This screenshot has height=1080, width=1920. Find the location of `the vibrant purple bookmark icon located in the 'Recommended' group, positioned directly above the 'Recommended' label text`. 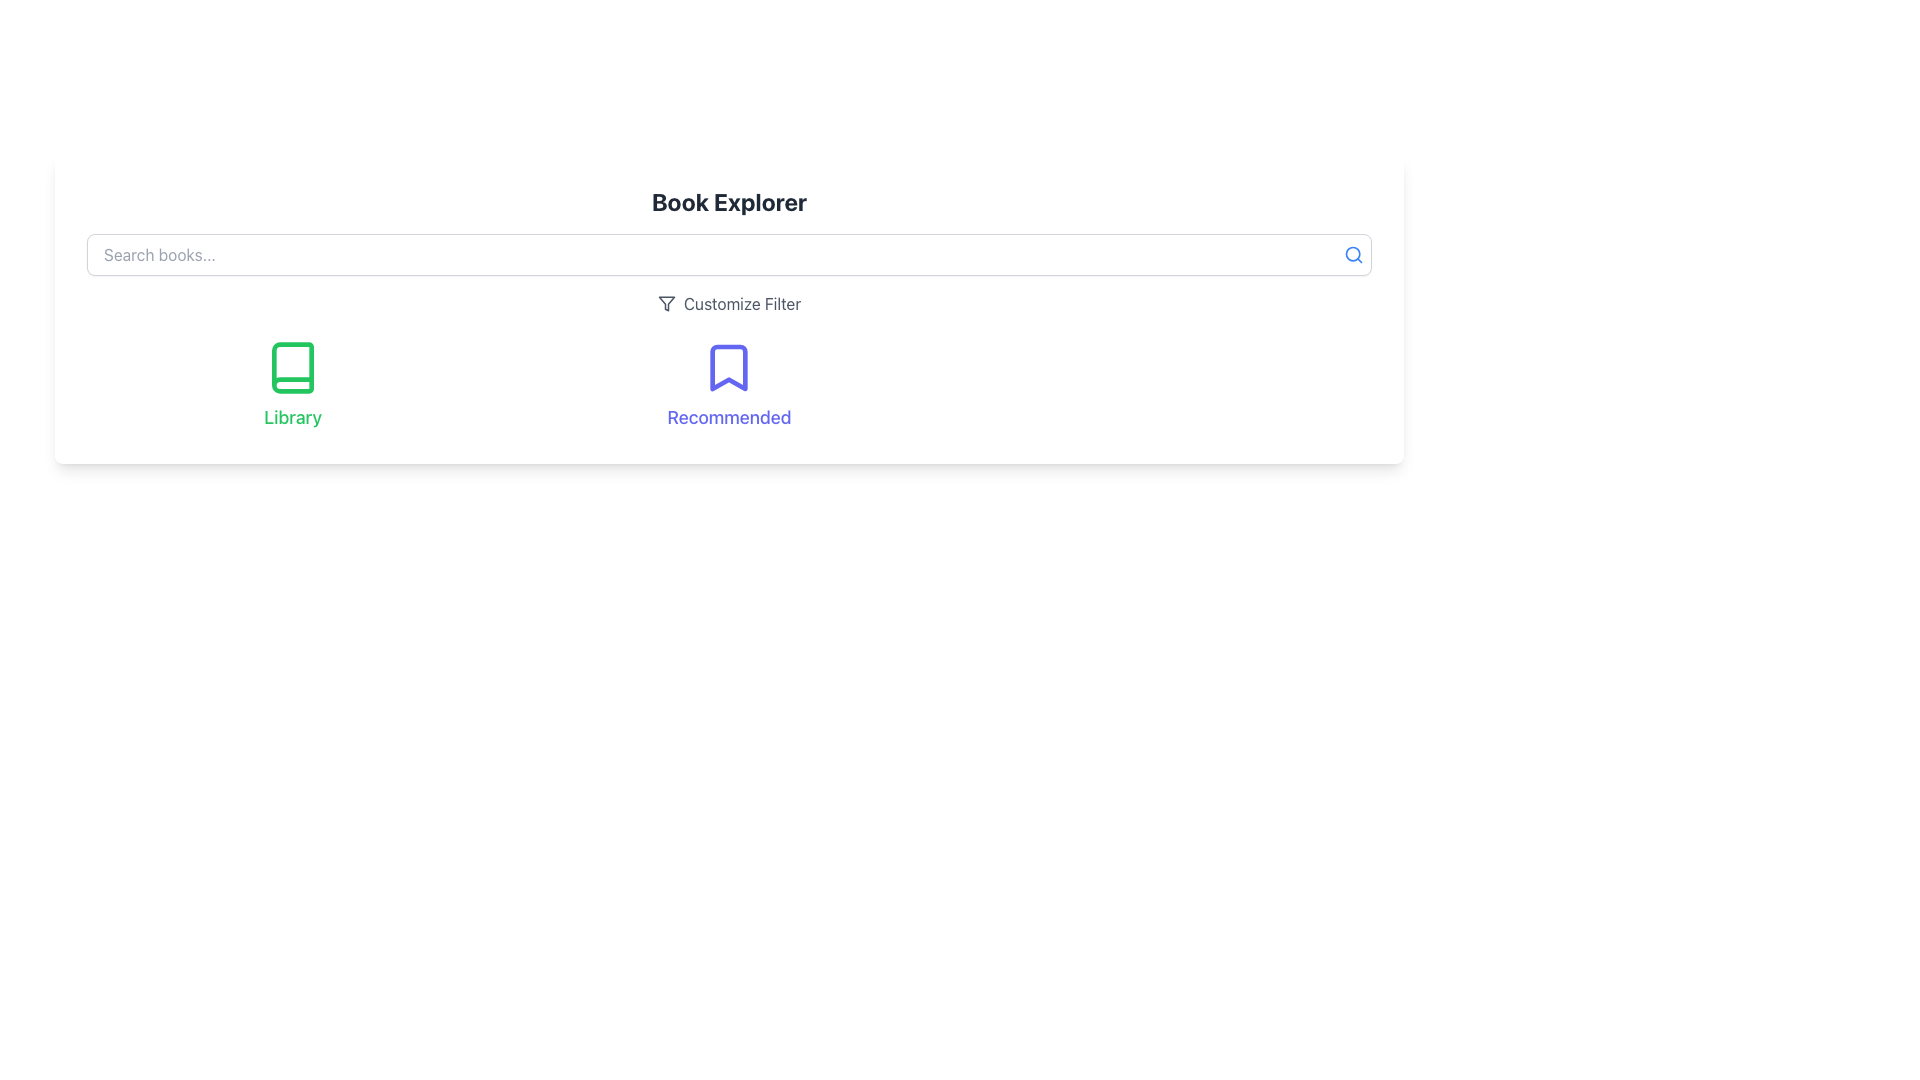

the vibrant purple bookmark icon located in the 'Recommended' group, positioned directly above the 'Recommended' label text is located at coordinates (728, 367).